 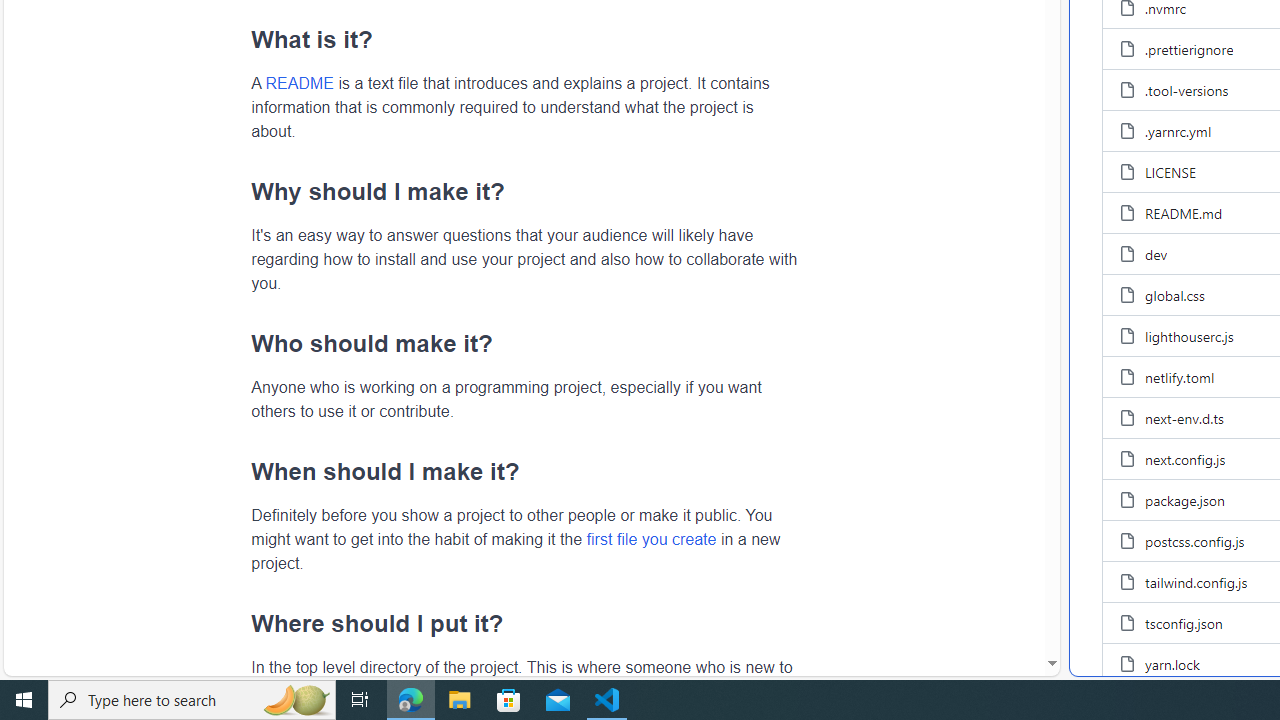 What do you see at coordinates (1178, 131) in the screenshot?
I see `'.yarnrc.yml, (File)'` at bounding box center [1178, 131].